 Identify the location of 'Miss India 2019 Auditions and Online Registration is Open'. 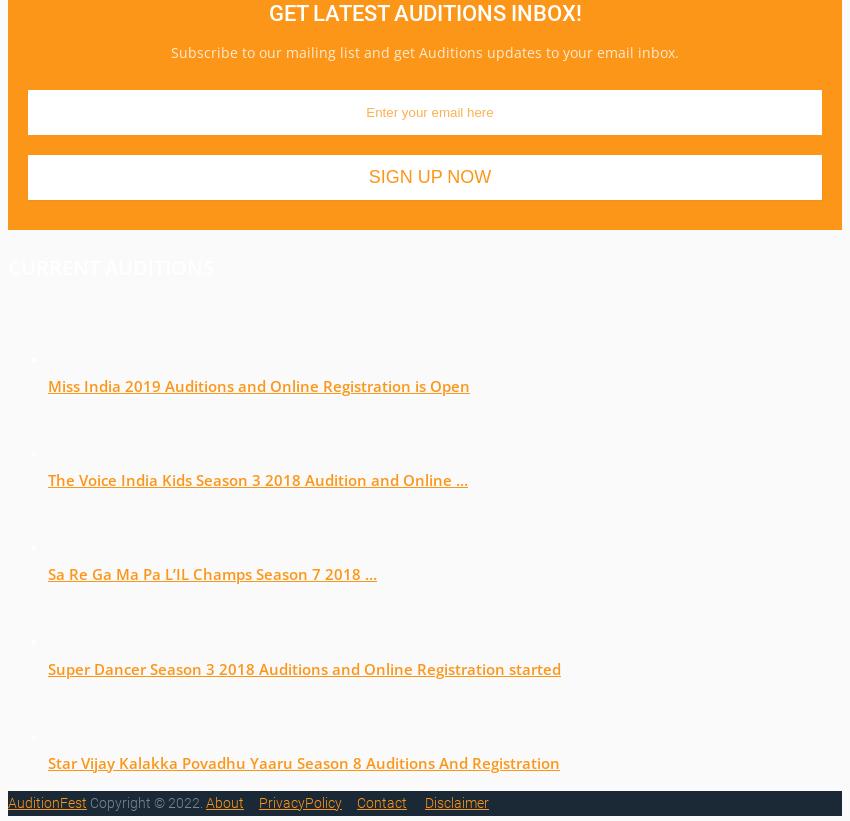
(257, 383).